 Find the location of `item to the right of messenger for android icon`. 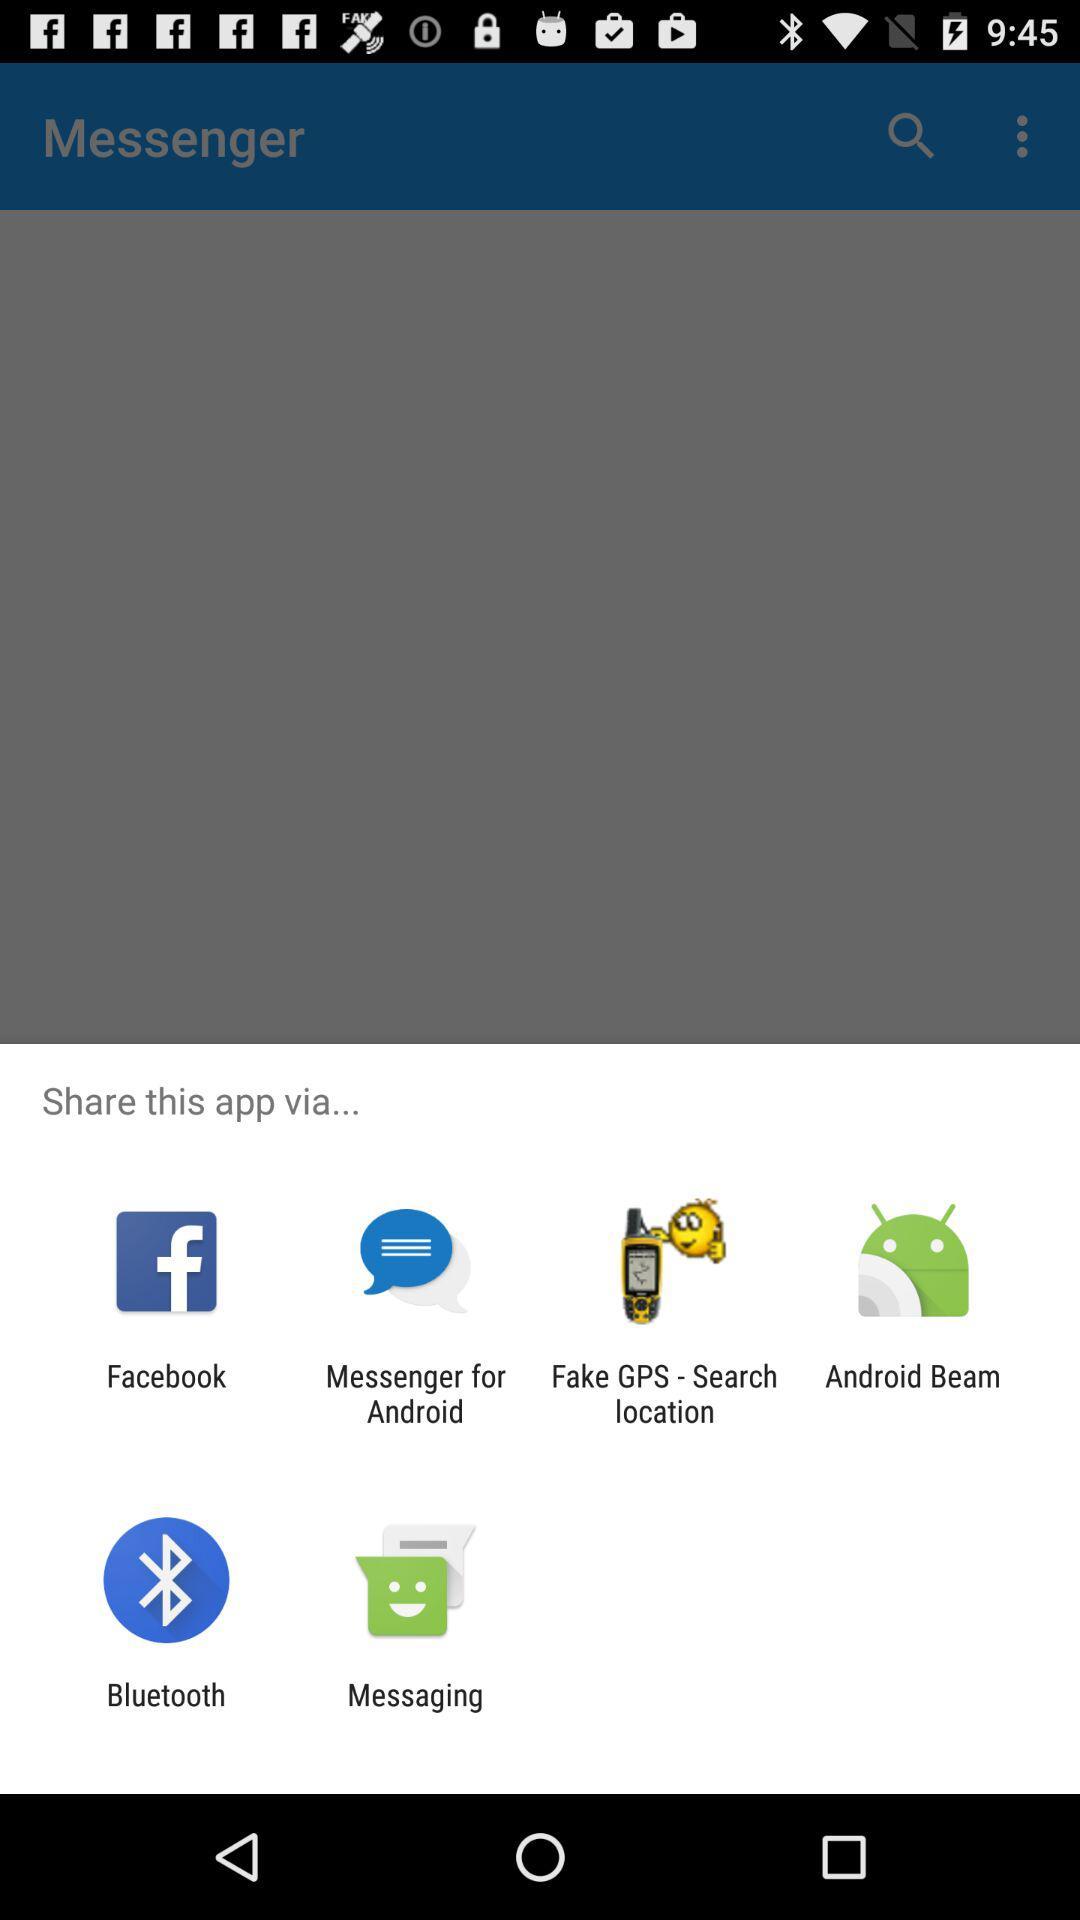

item to the right of messenger for android icon is located at coordinates (664, 1392).